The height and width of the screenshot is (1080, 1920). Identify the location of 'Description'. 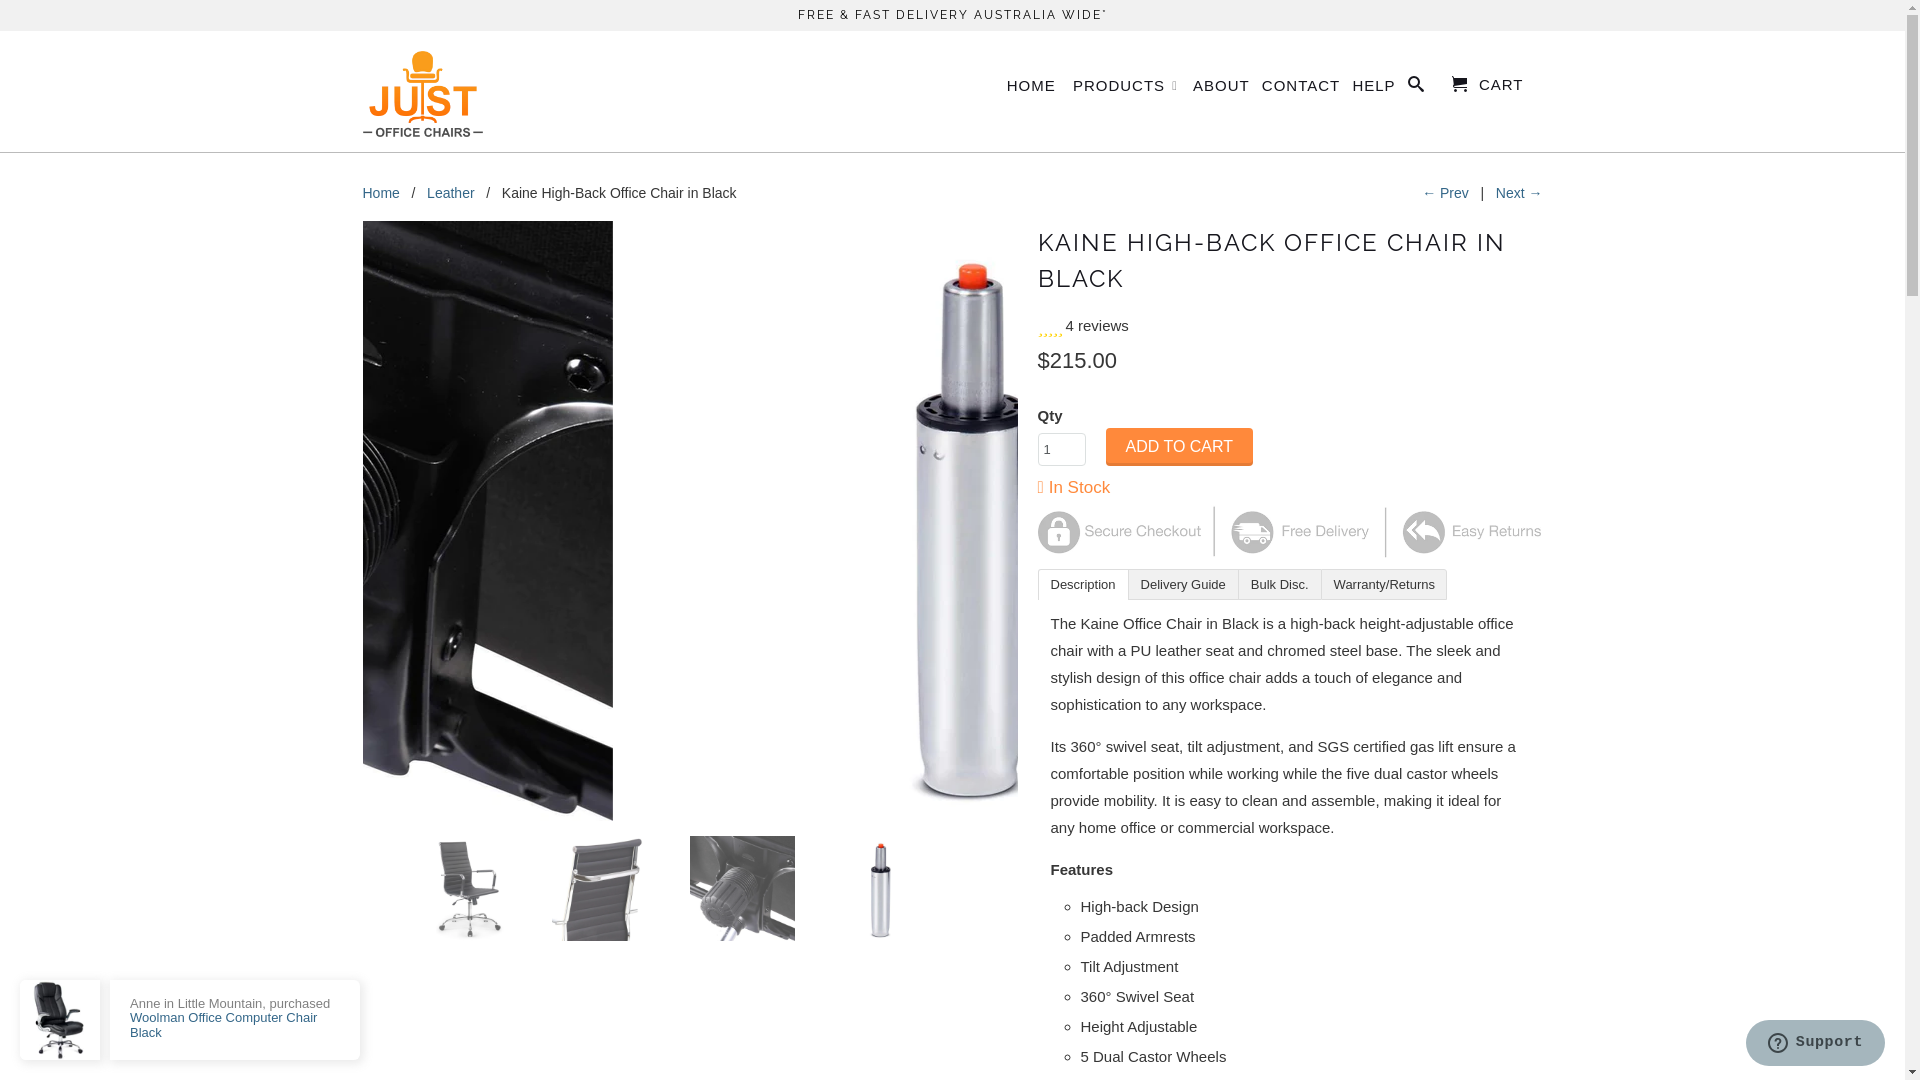
(1082, 584).